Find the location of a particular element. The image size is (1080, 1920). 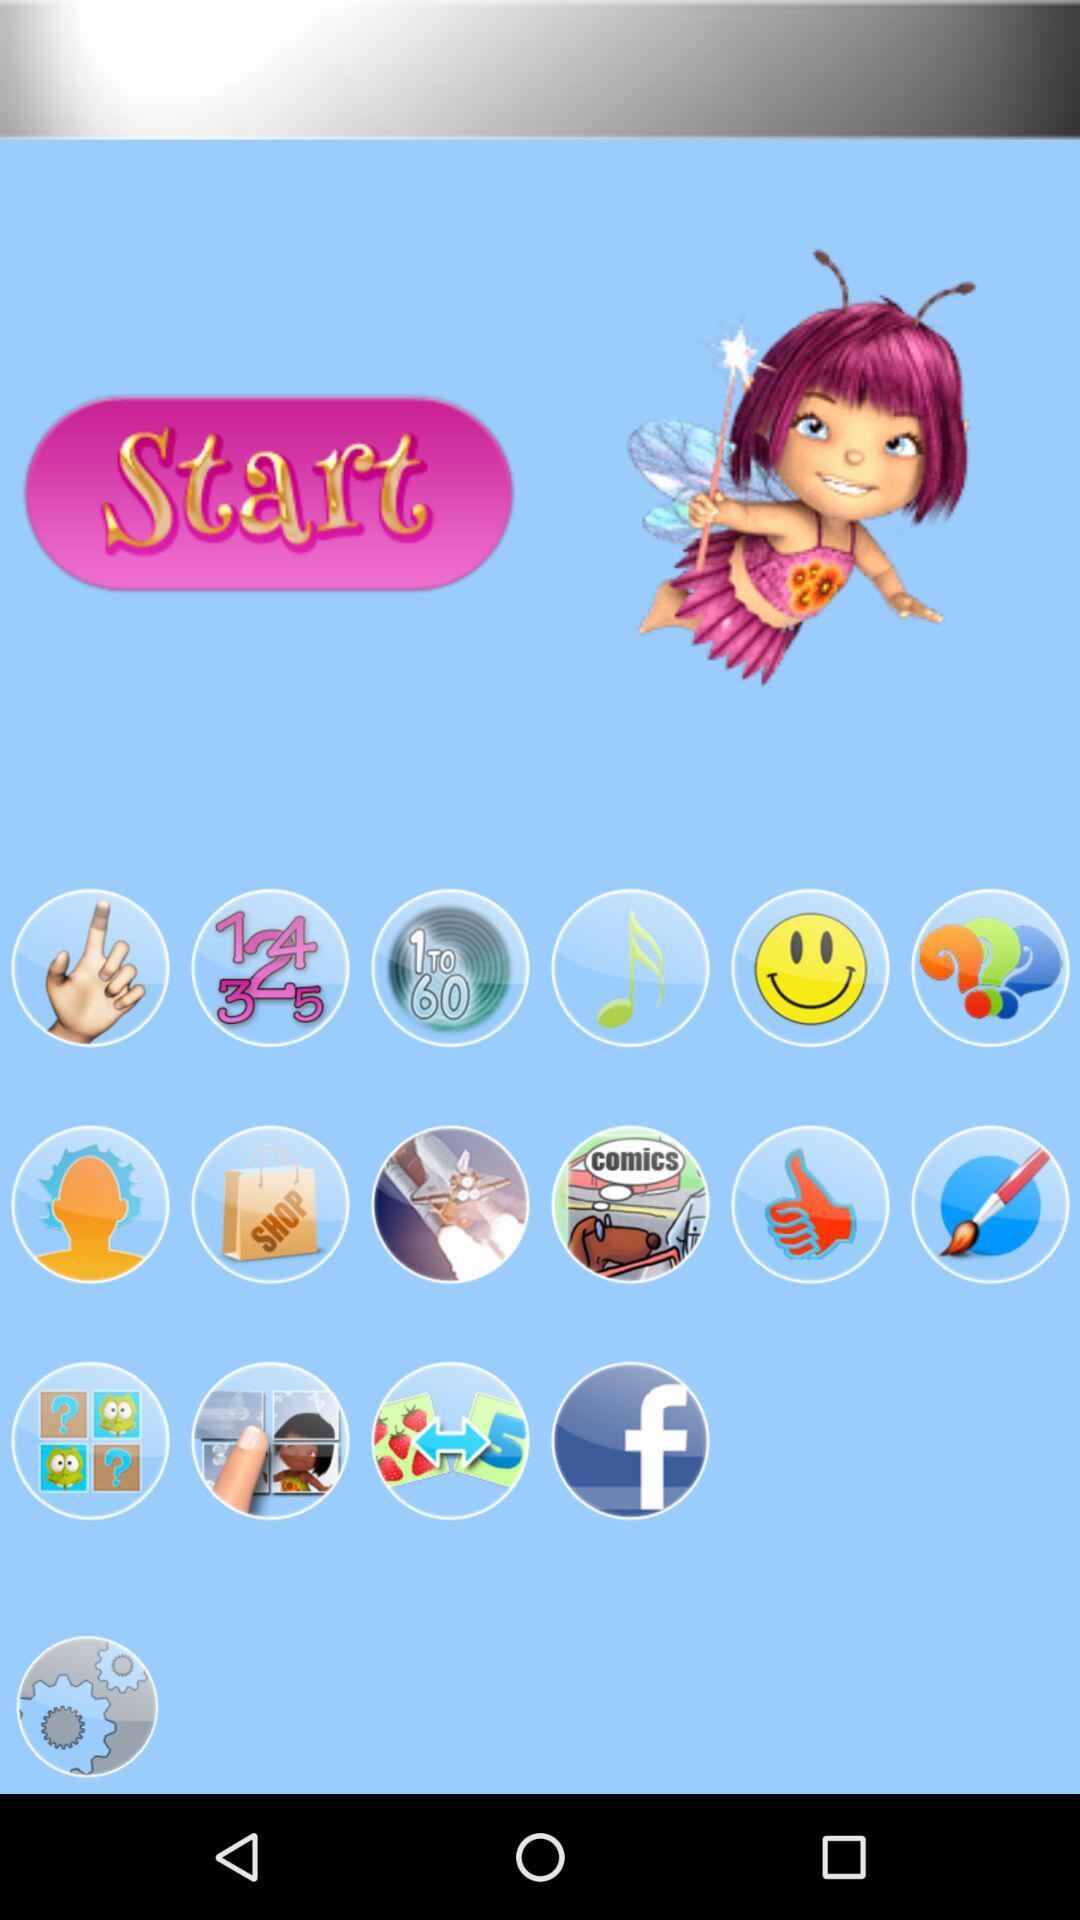

the edit icon is located at coordinates (990, 1289).